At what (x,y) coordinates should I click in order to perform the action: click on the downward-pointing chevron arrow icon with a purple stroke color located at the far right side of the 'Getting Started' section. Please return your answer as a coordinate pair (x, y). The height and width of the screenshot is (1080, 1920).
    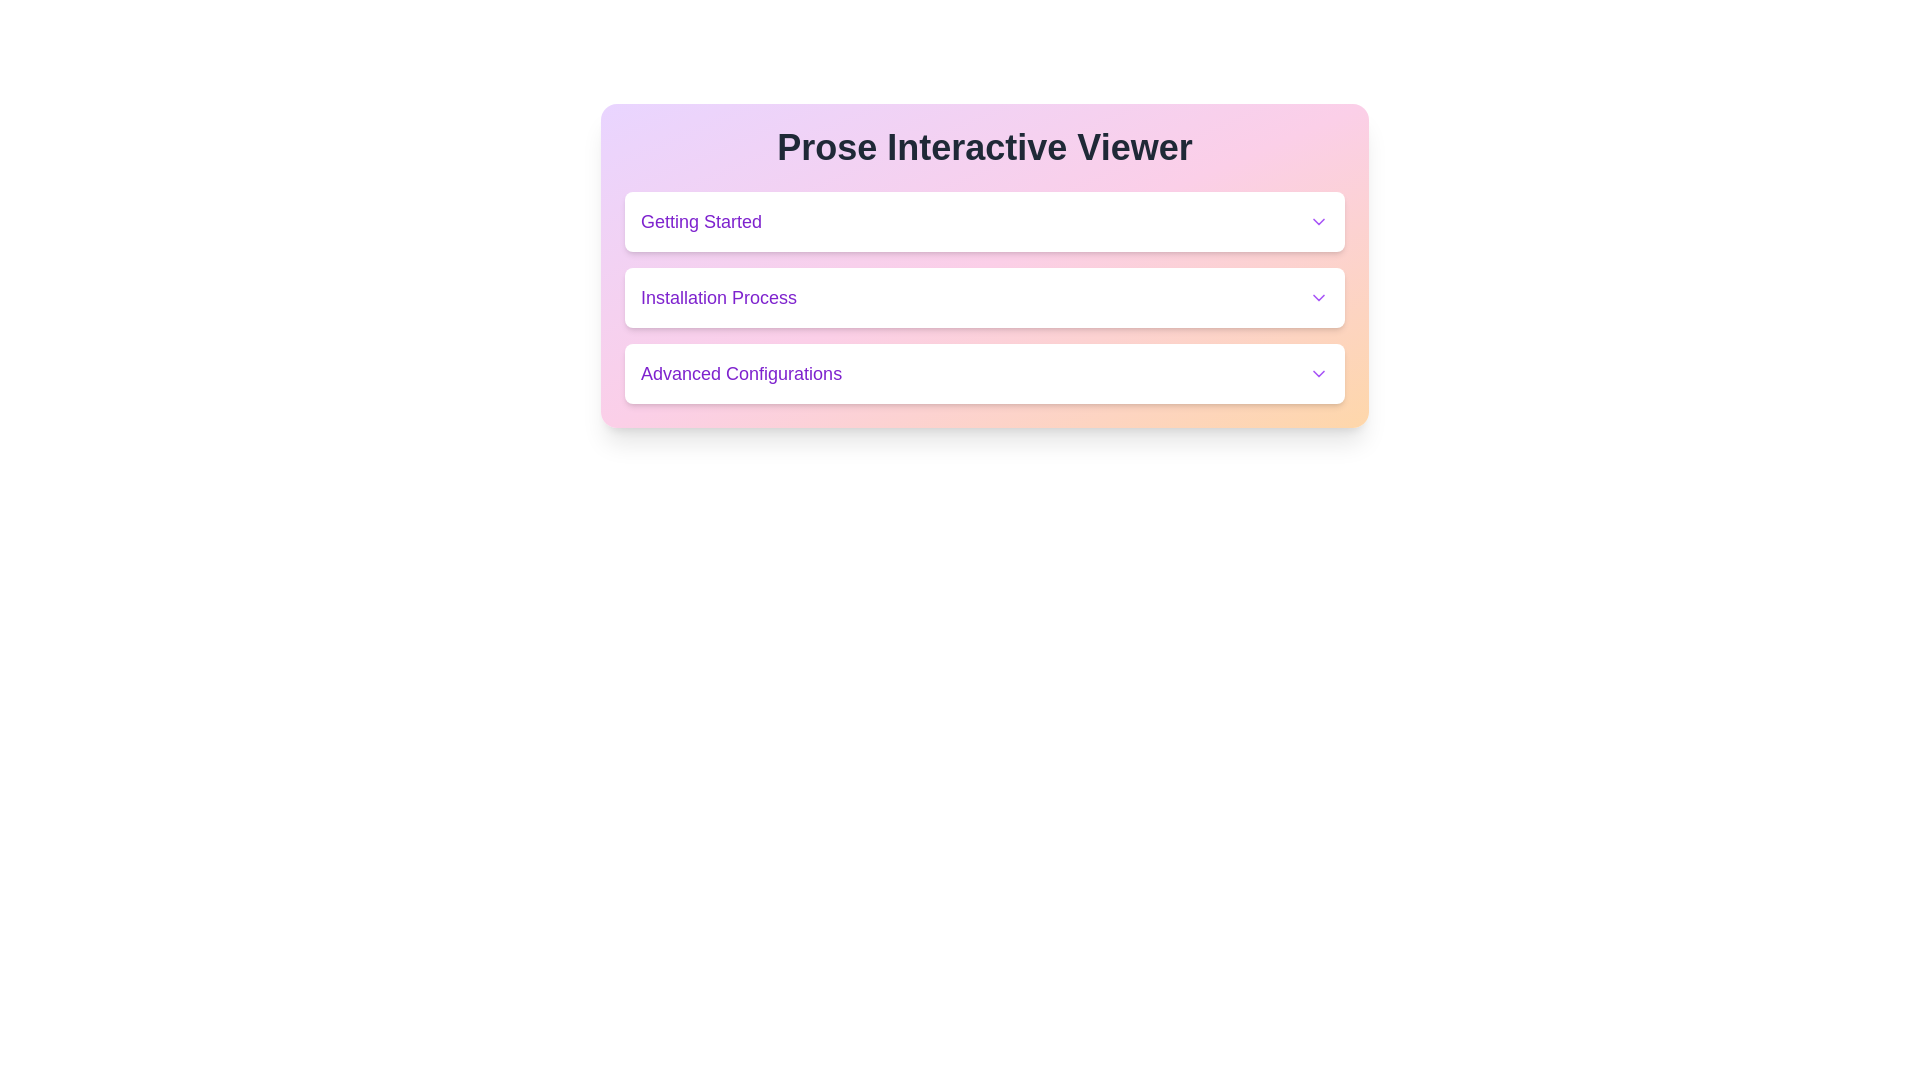
    Looking at the image, I should click on (1319, 222).